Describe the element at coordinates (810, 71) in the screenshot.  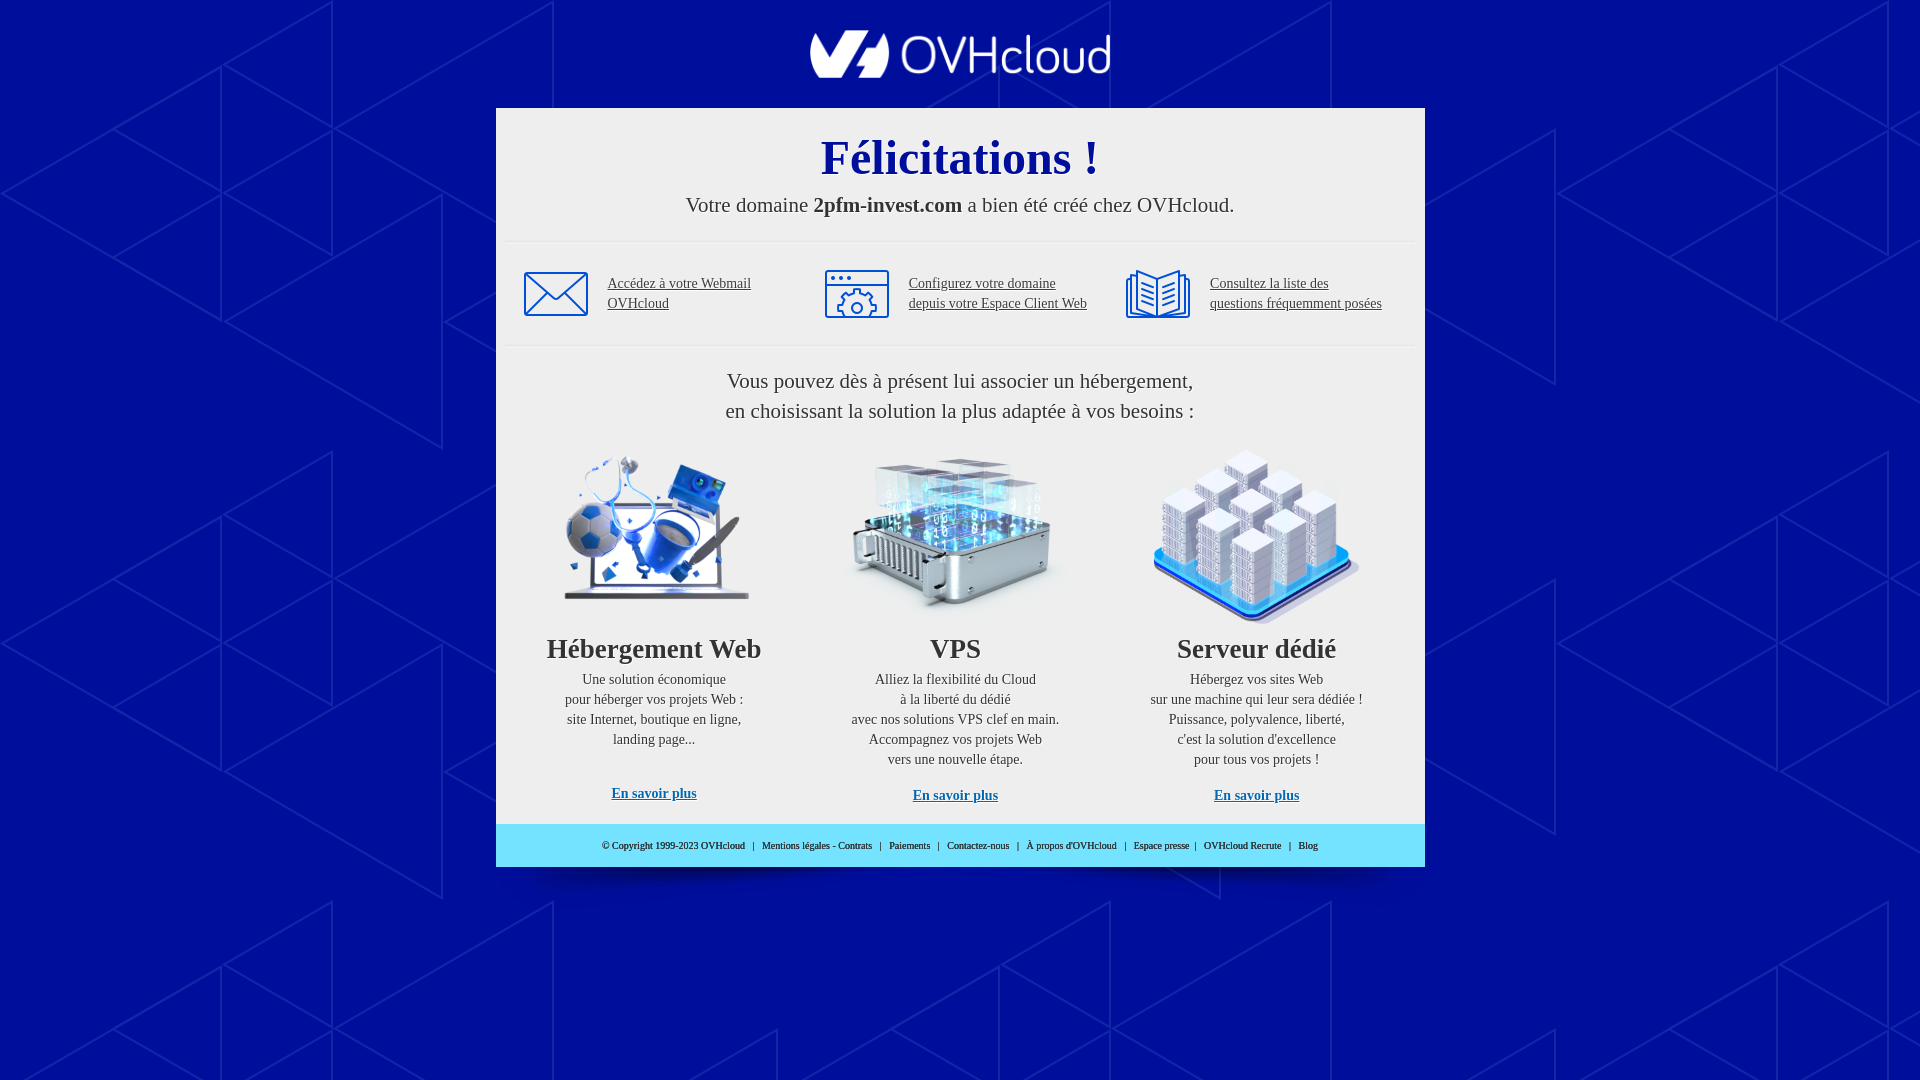
I see `'OVHcloud'` at that location.